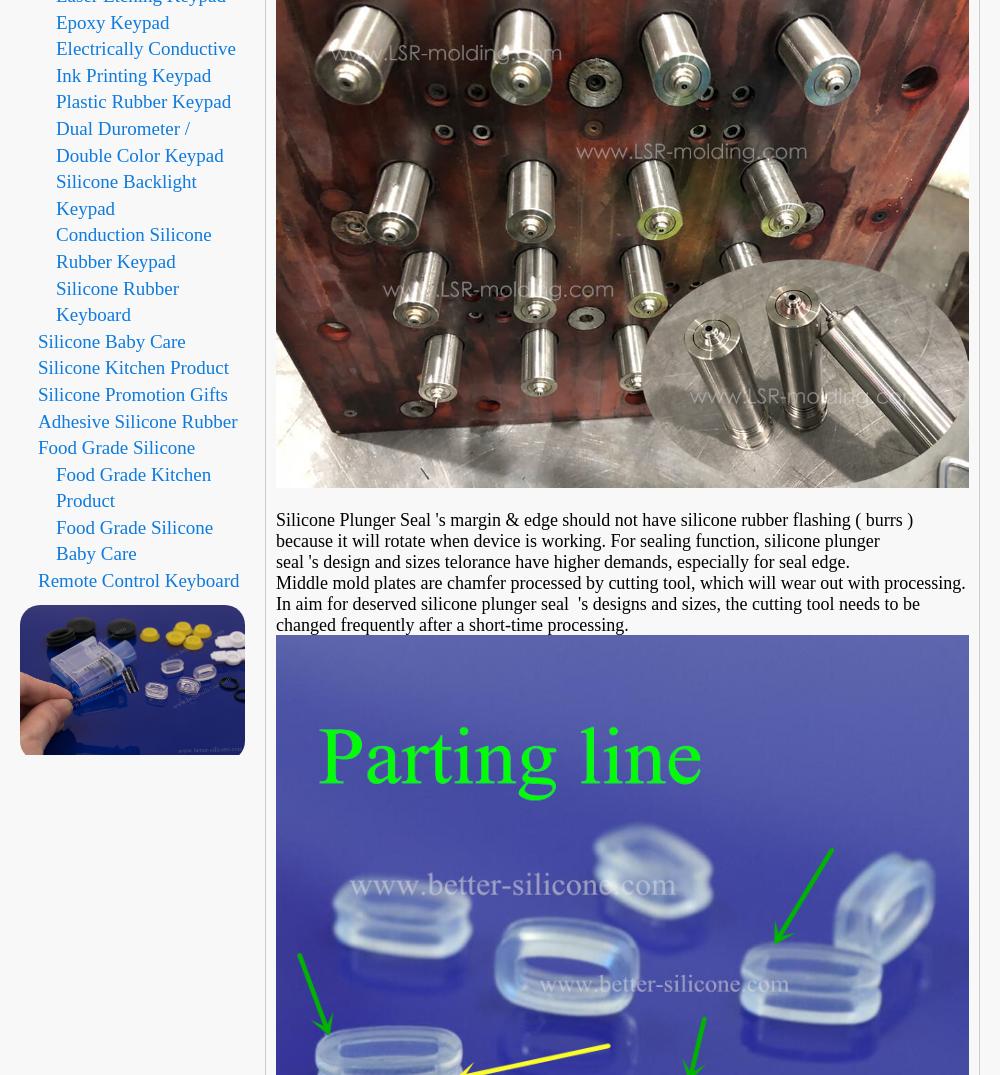 This screenshot has height=1075, width=1000. What do you see at coordinates (110, 339) in the screenshot?
I see `'Silicone Baby Care'` at bounding box center [110, 339].